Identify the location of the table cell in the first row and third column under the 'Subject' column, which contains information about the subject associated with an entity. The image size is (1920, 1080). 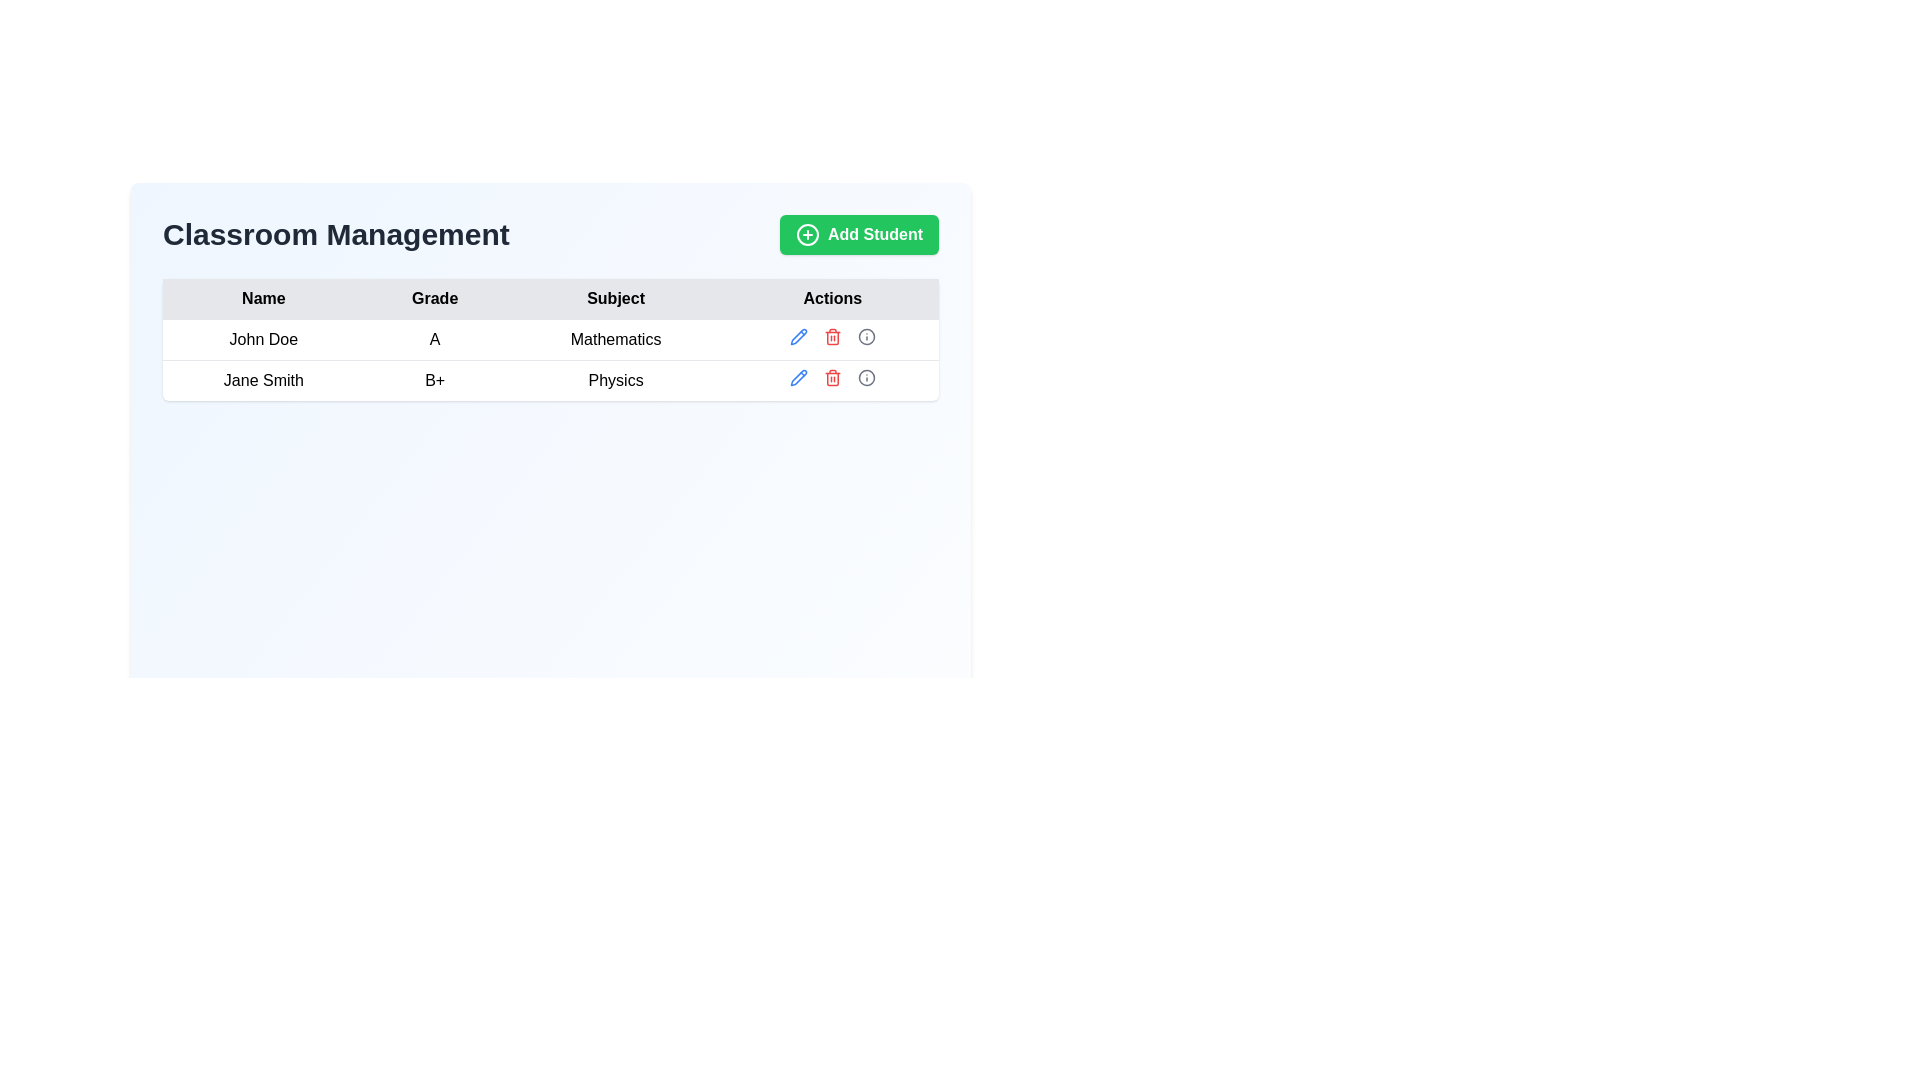
(615, 338).